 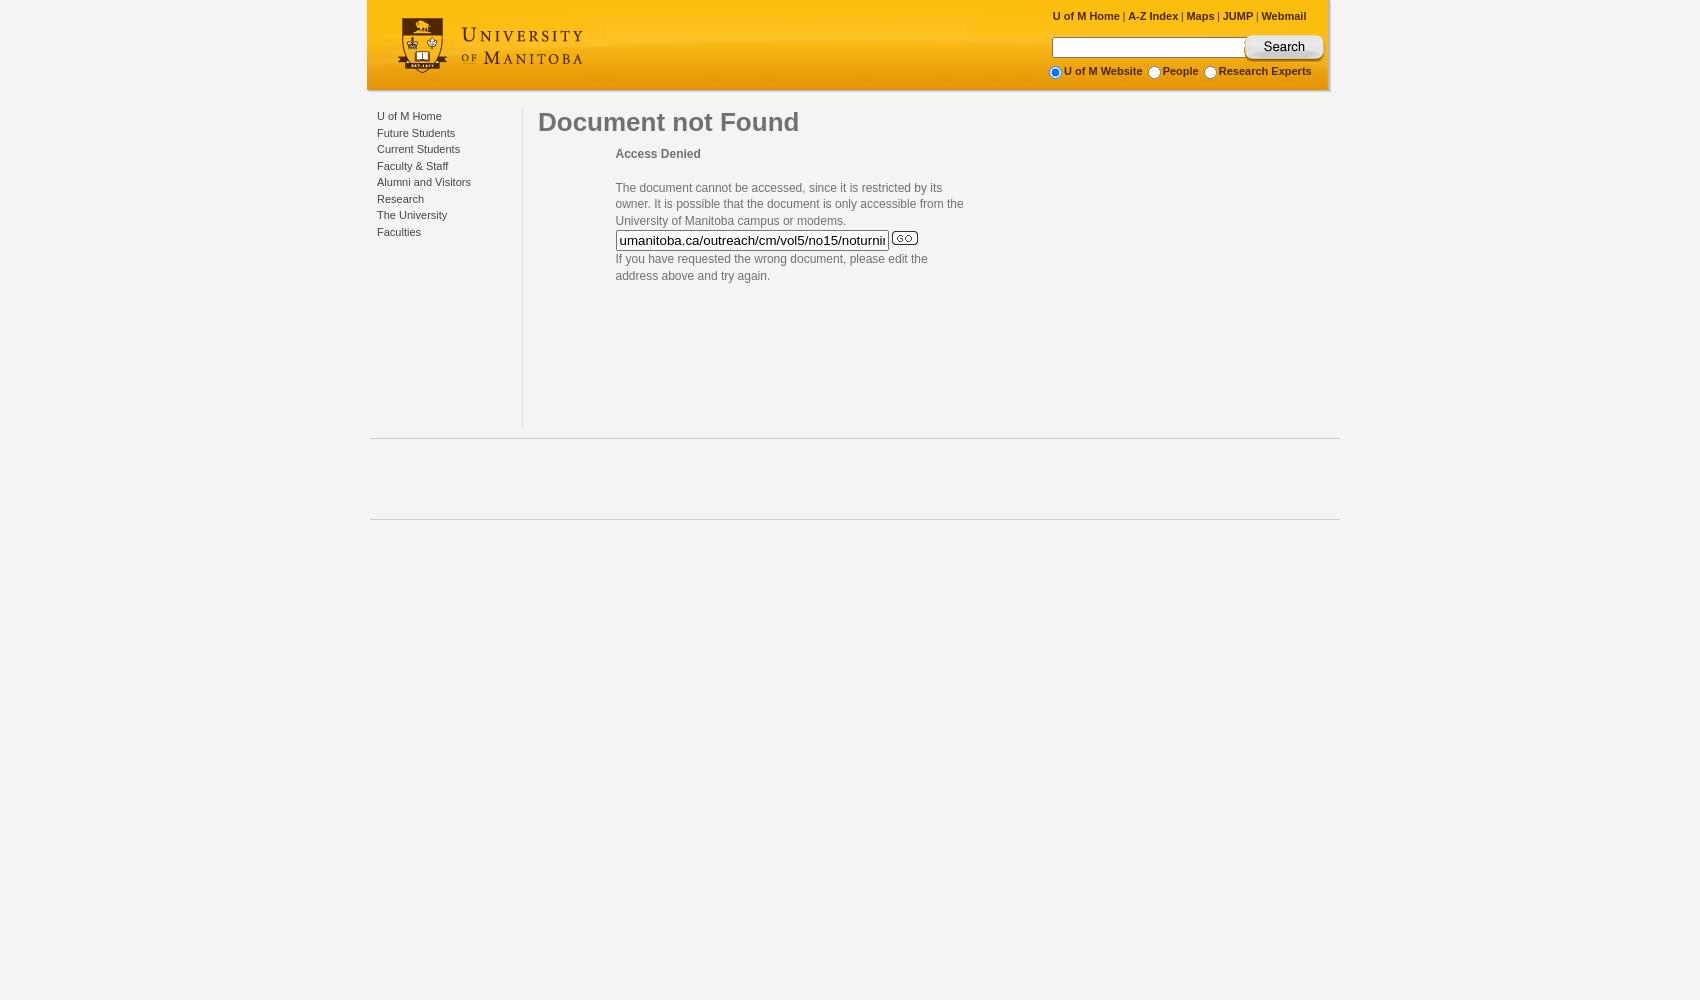 I want to click on 'A-Z Index', so click(x=1152, y=16).